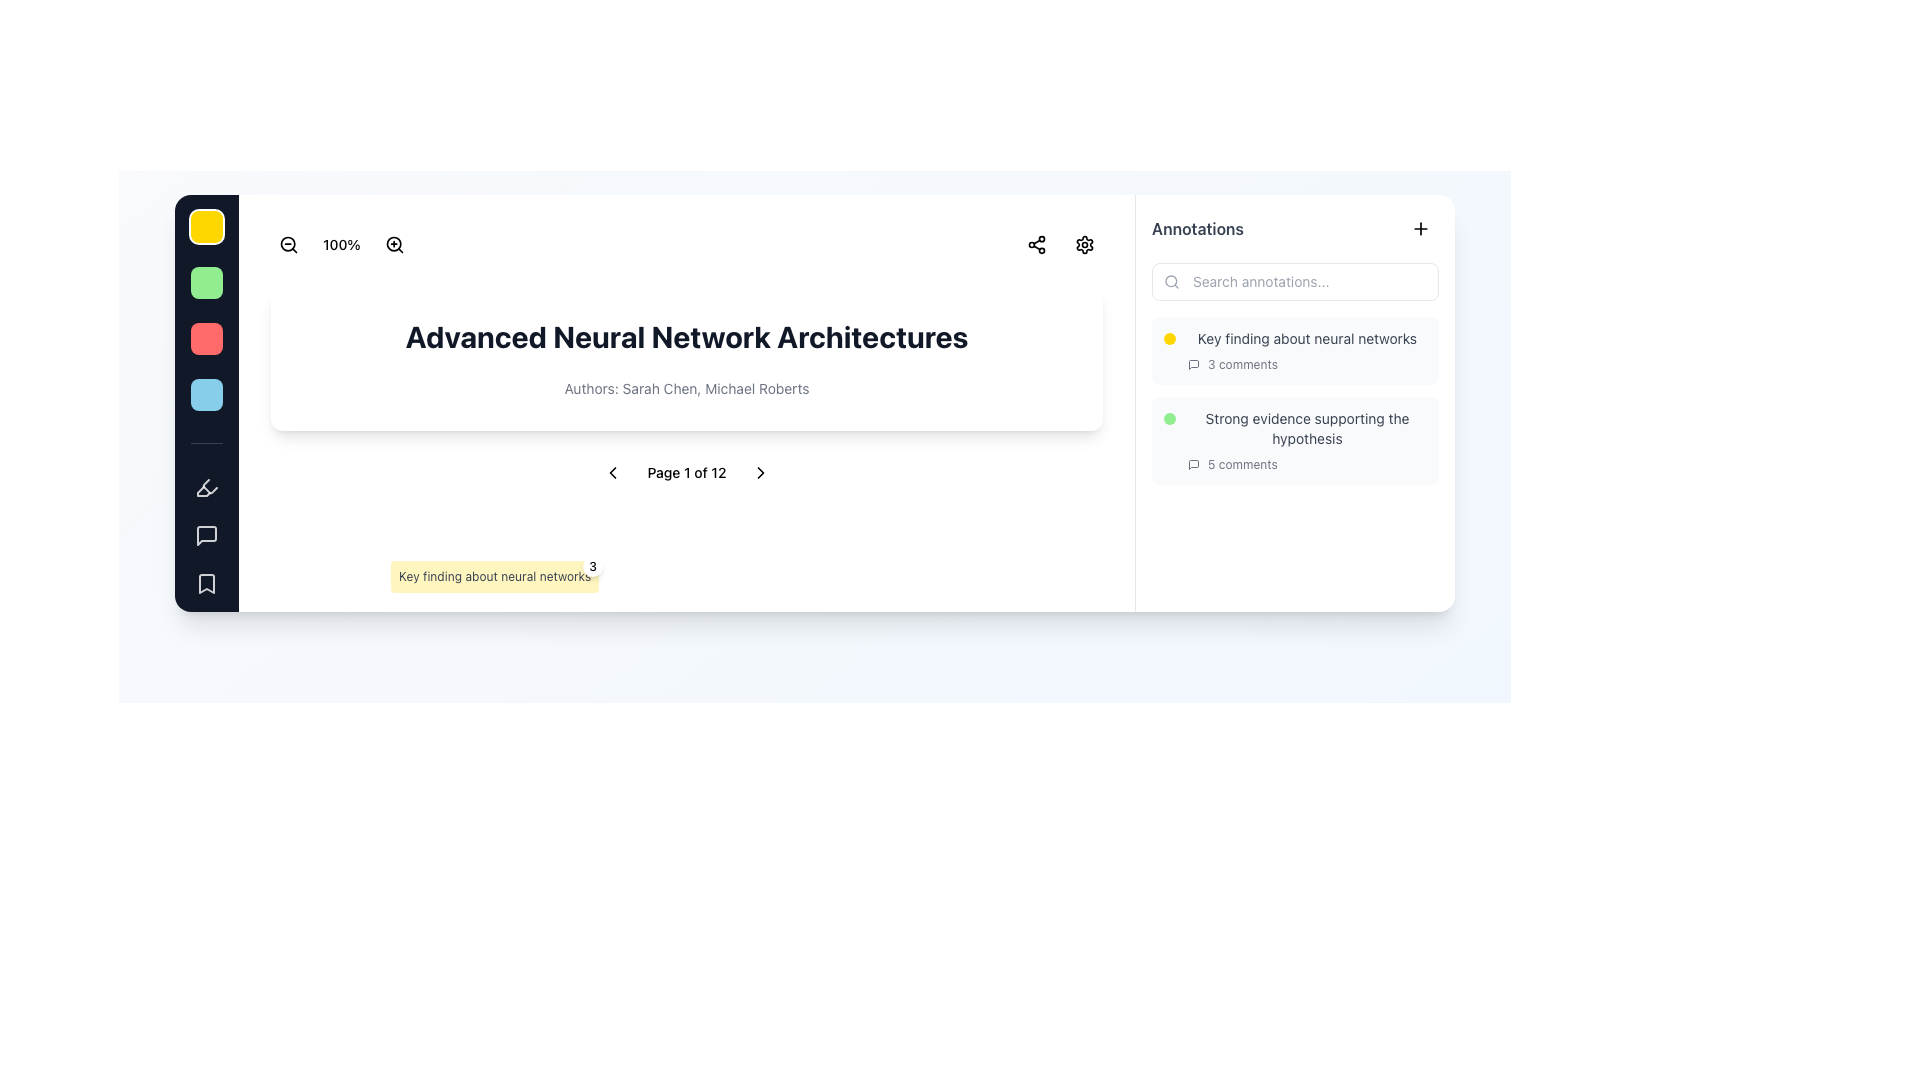  Describe the element at coordinates (612, 473) in the screenshot. I see `the left-facing chevron icon located within the button near the bottom-left of the central content area` at that location.